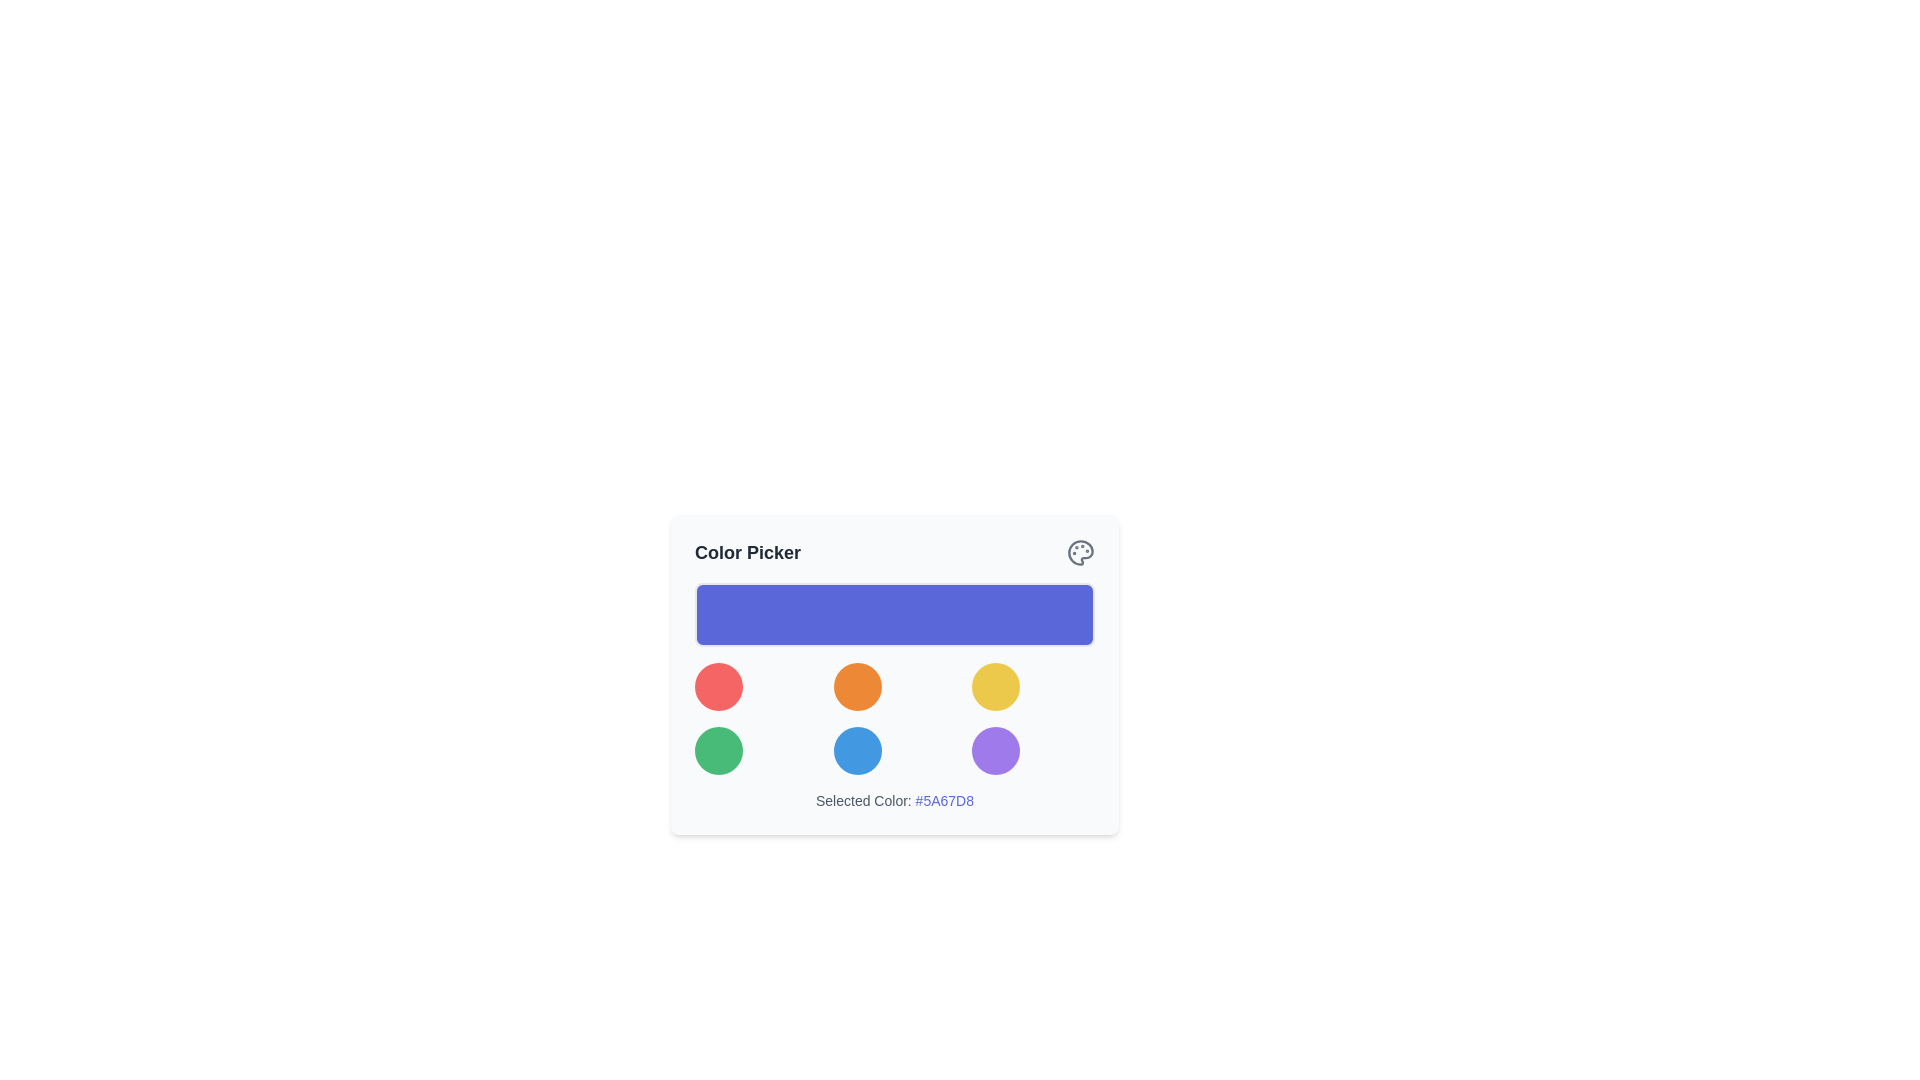  Describe the element at coordinates (1079, 552) in the screenshot. I see `the color selection icon` at that location.